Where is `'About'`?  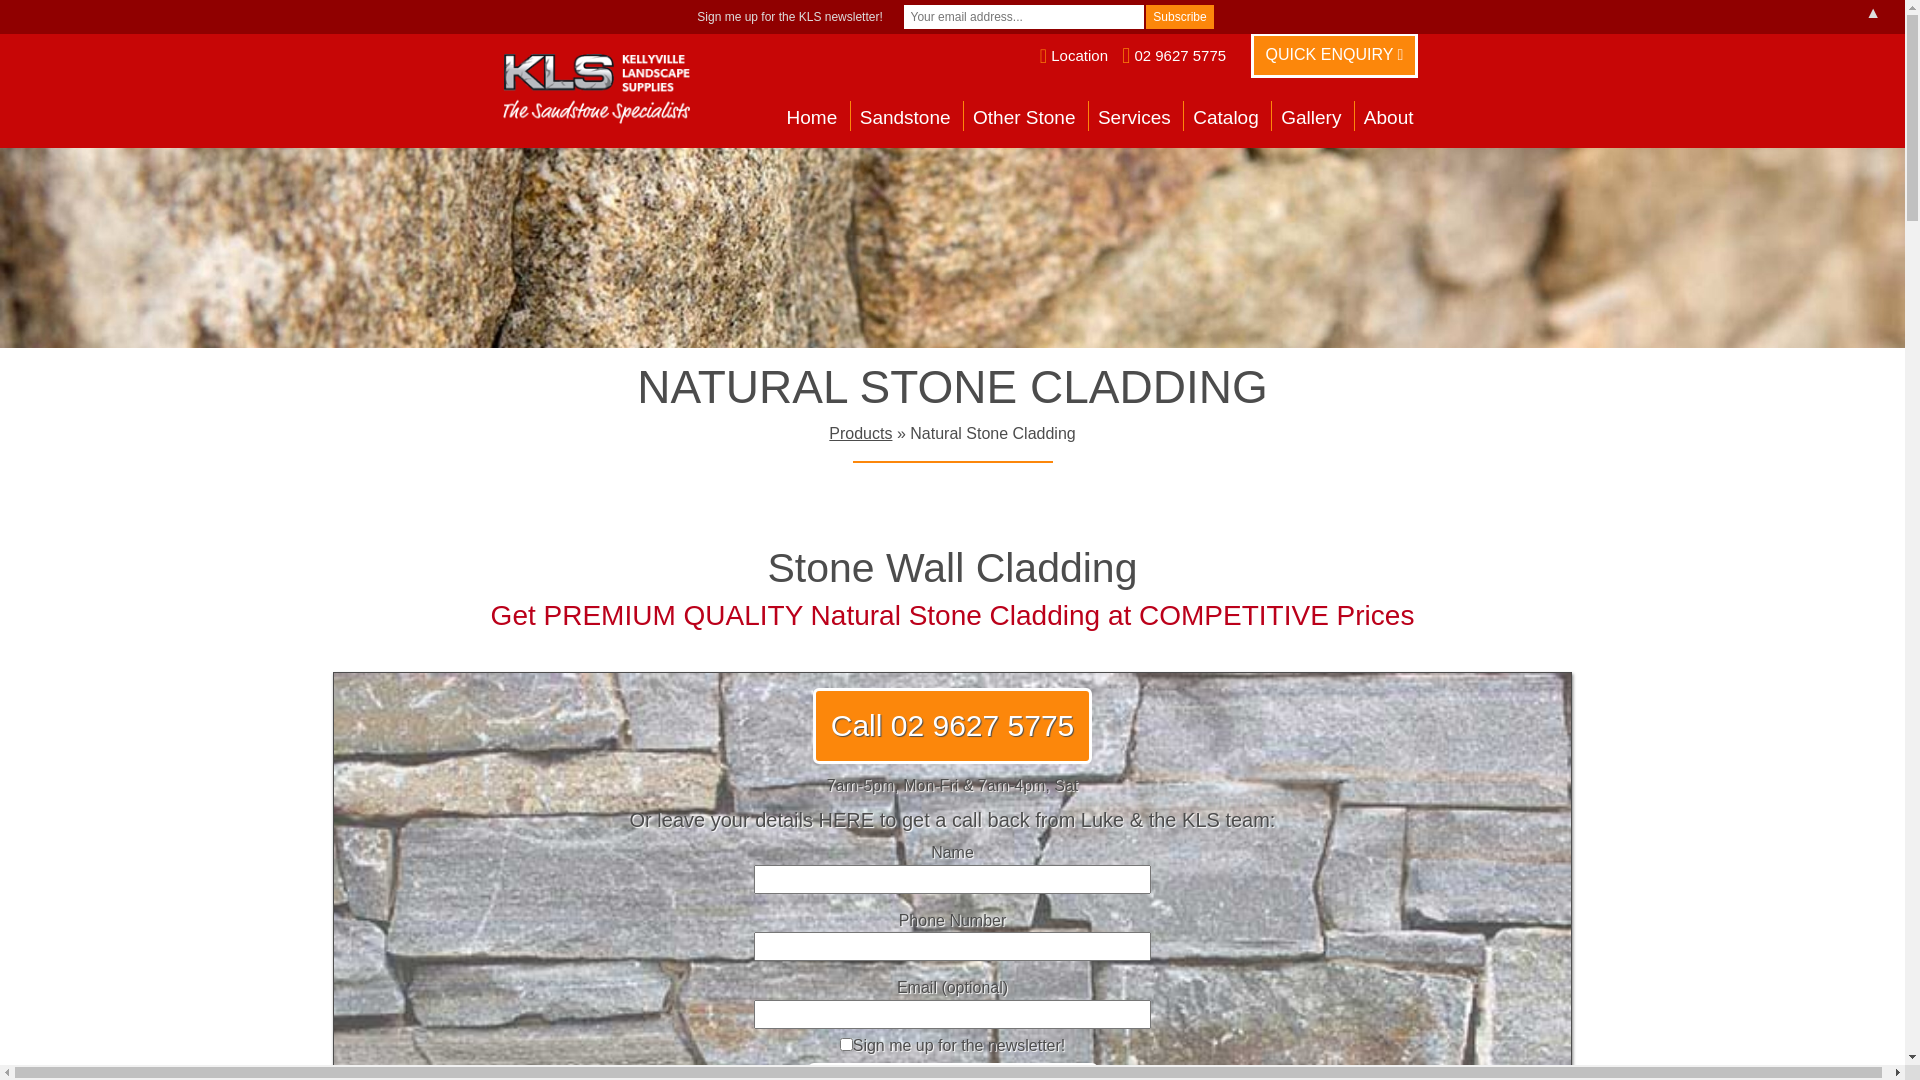 'About' is located at coordinates (1387, 120).